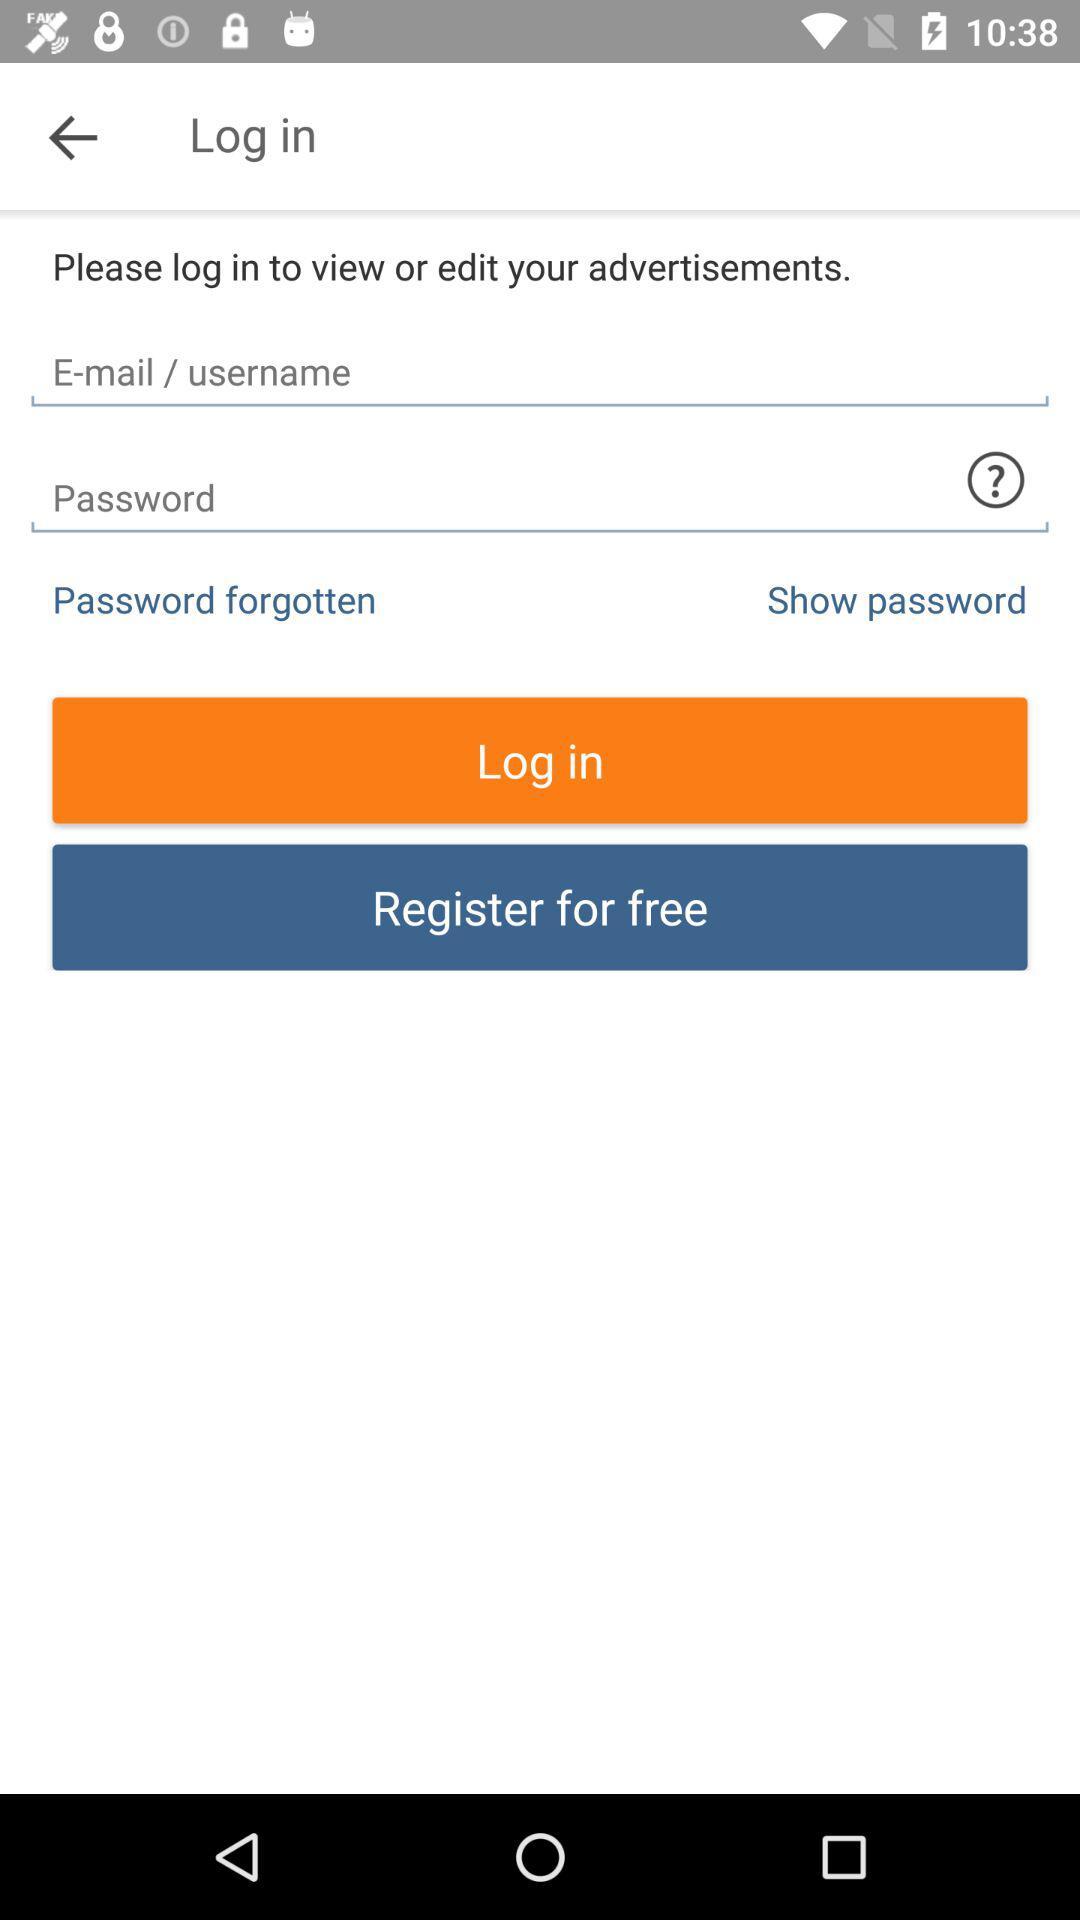  What do you see at coordinates (540, 906) in the screenshot?
I see `register for free item` at bounding box center [540, 906].